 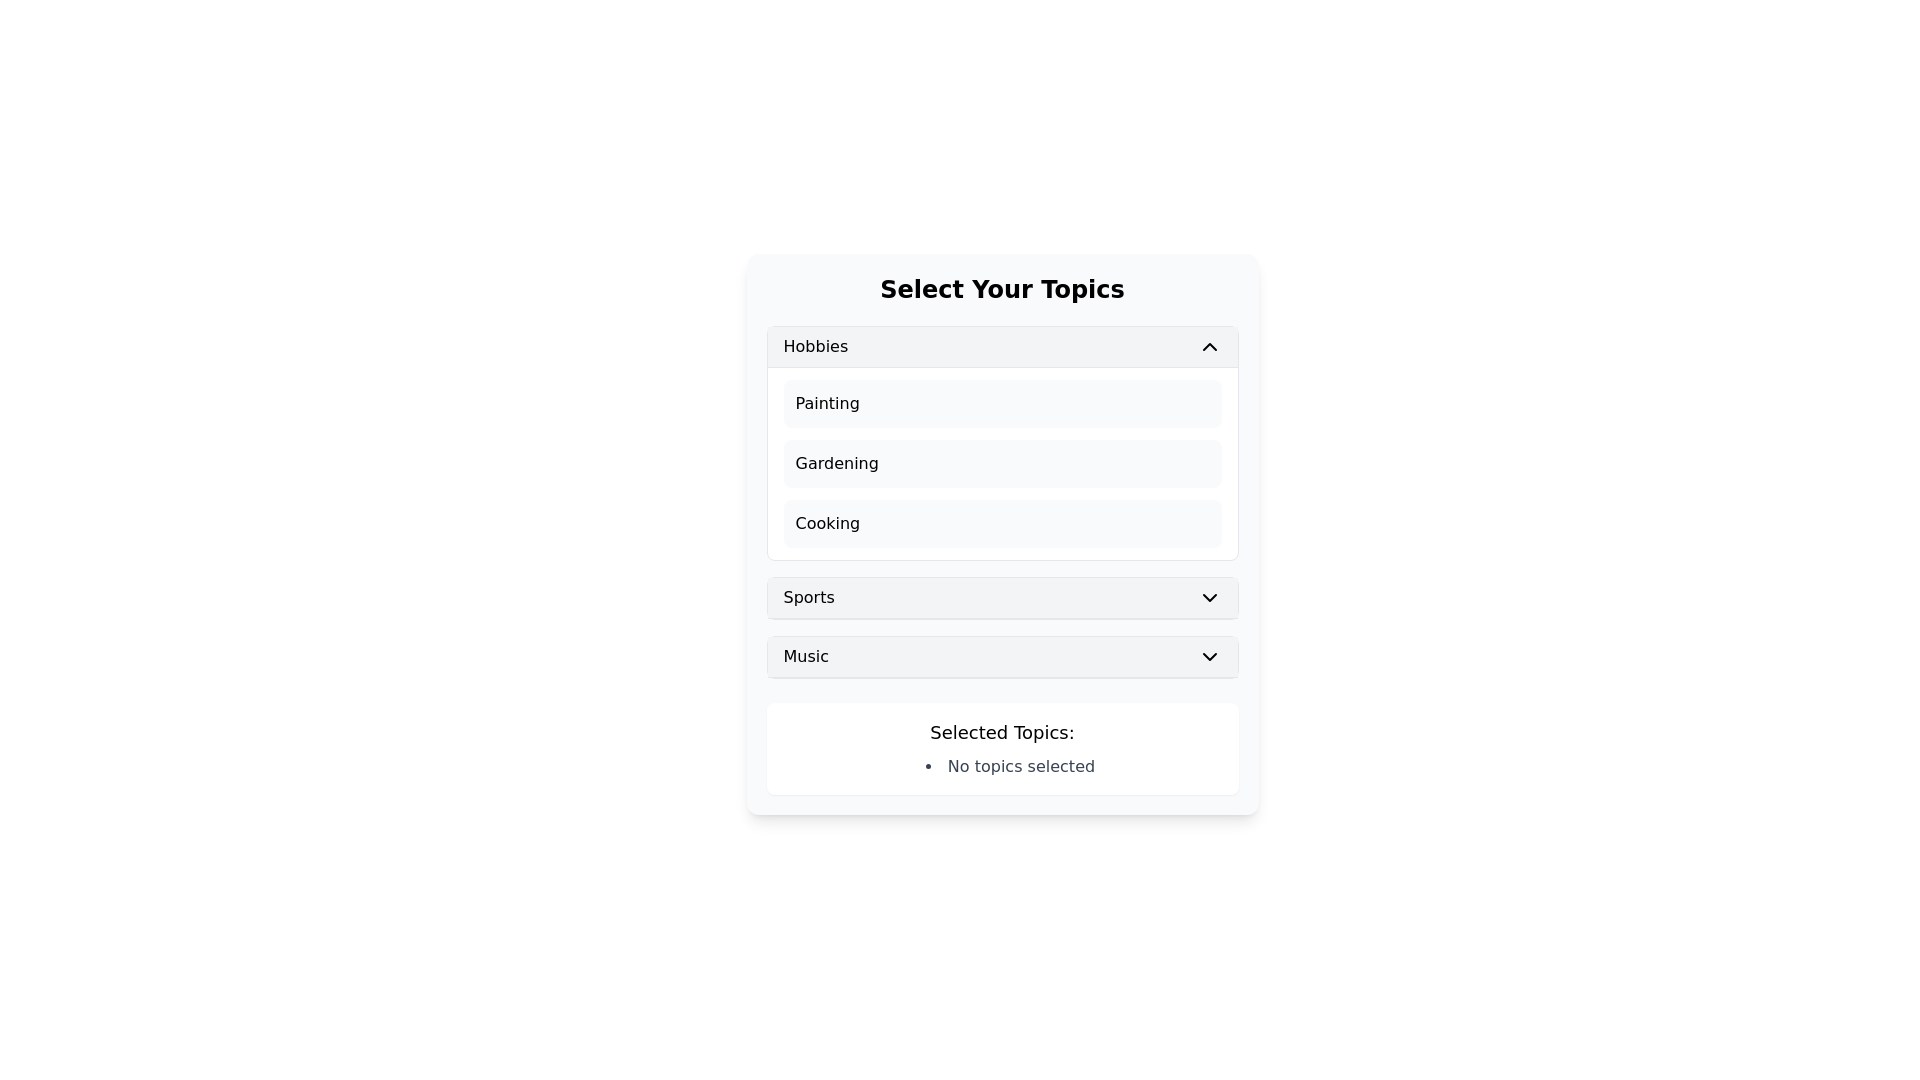 I want to click on the button-like list item labeled 'Gardening' located in the middle section under the header 'Hobbies', positioned between 'Painting' and 'Cooking', so click(x=1002, y=463).